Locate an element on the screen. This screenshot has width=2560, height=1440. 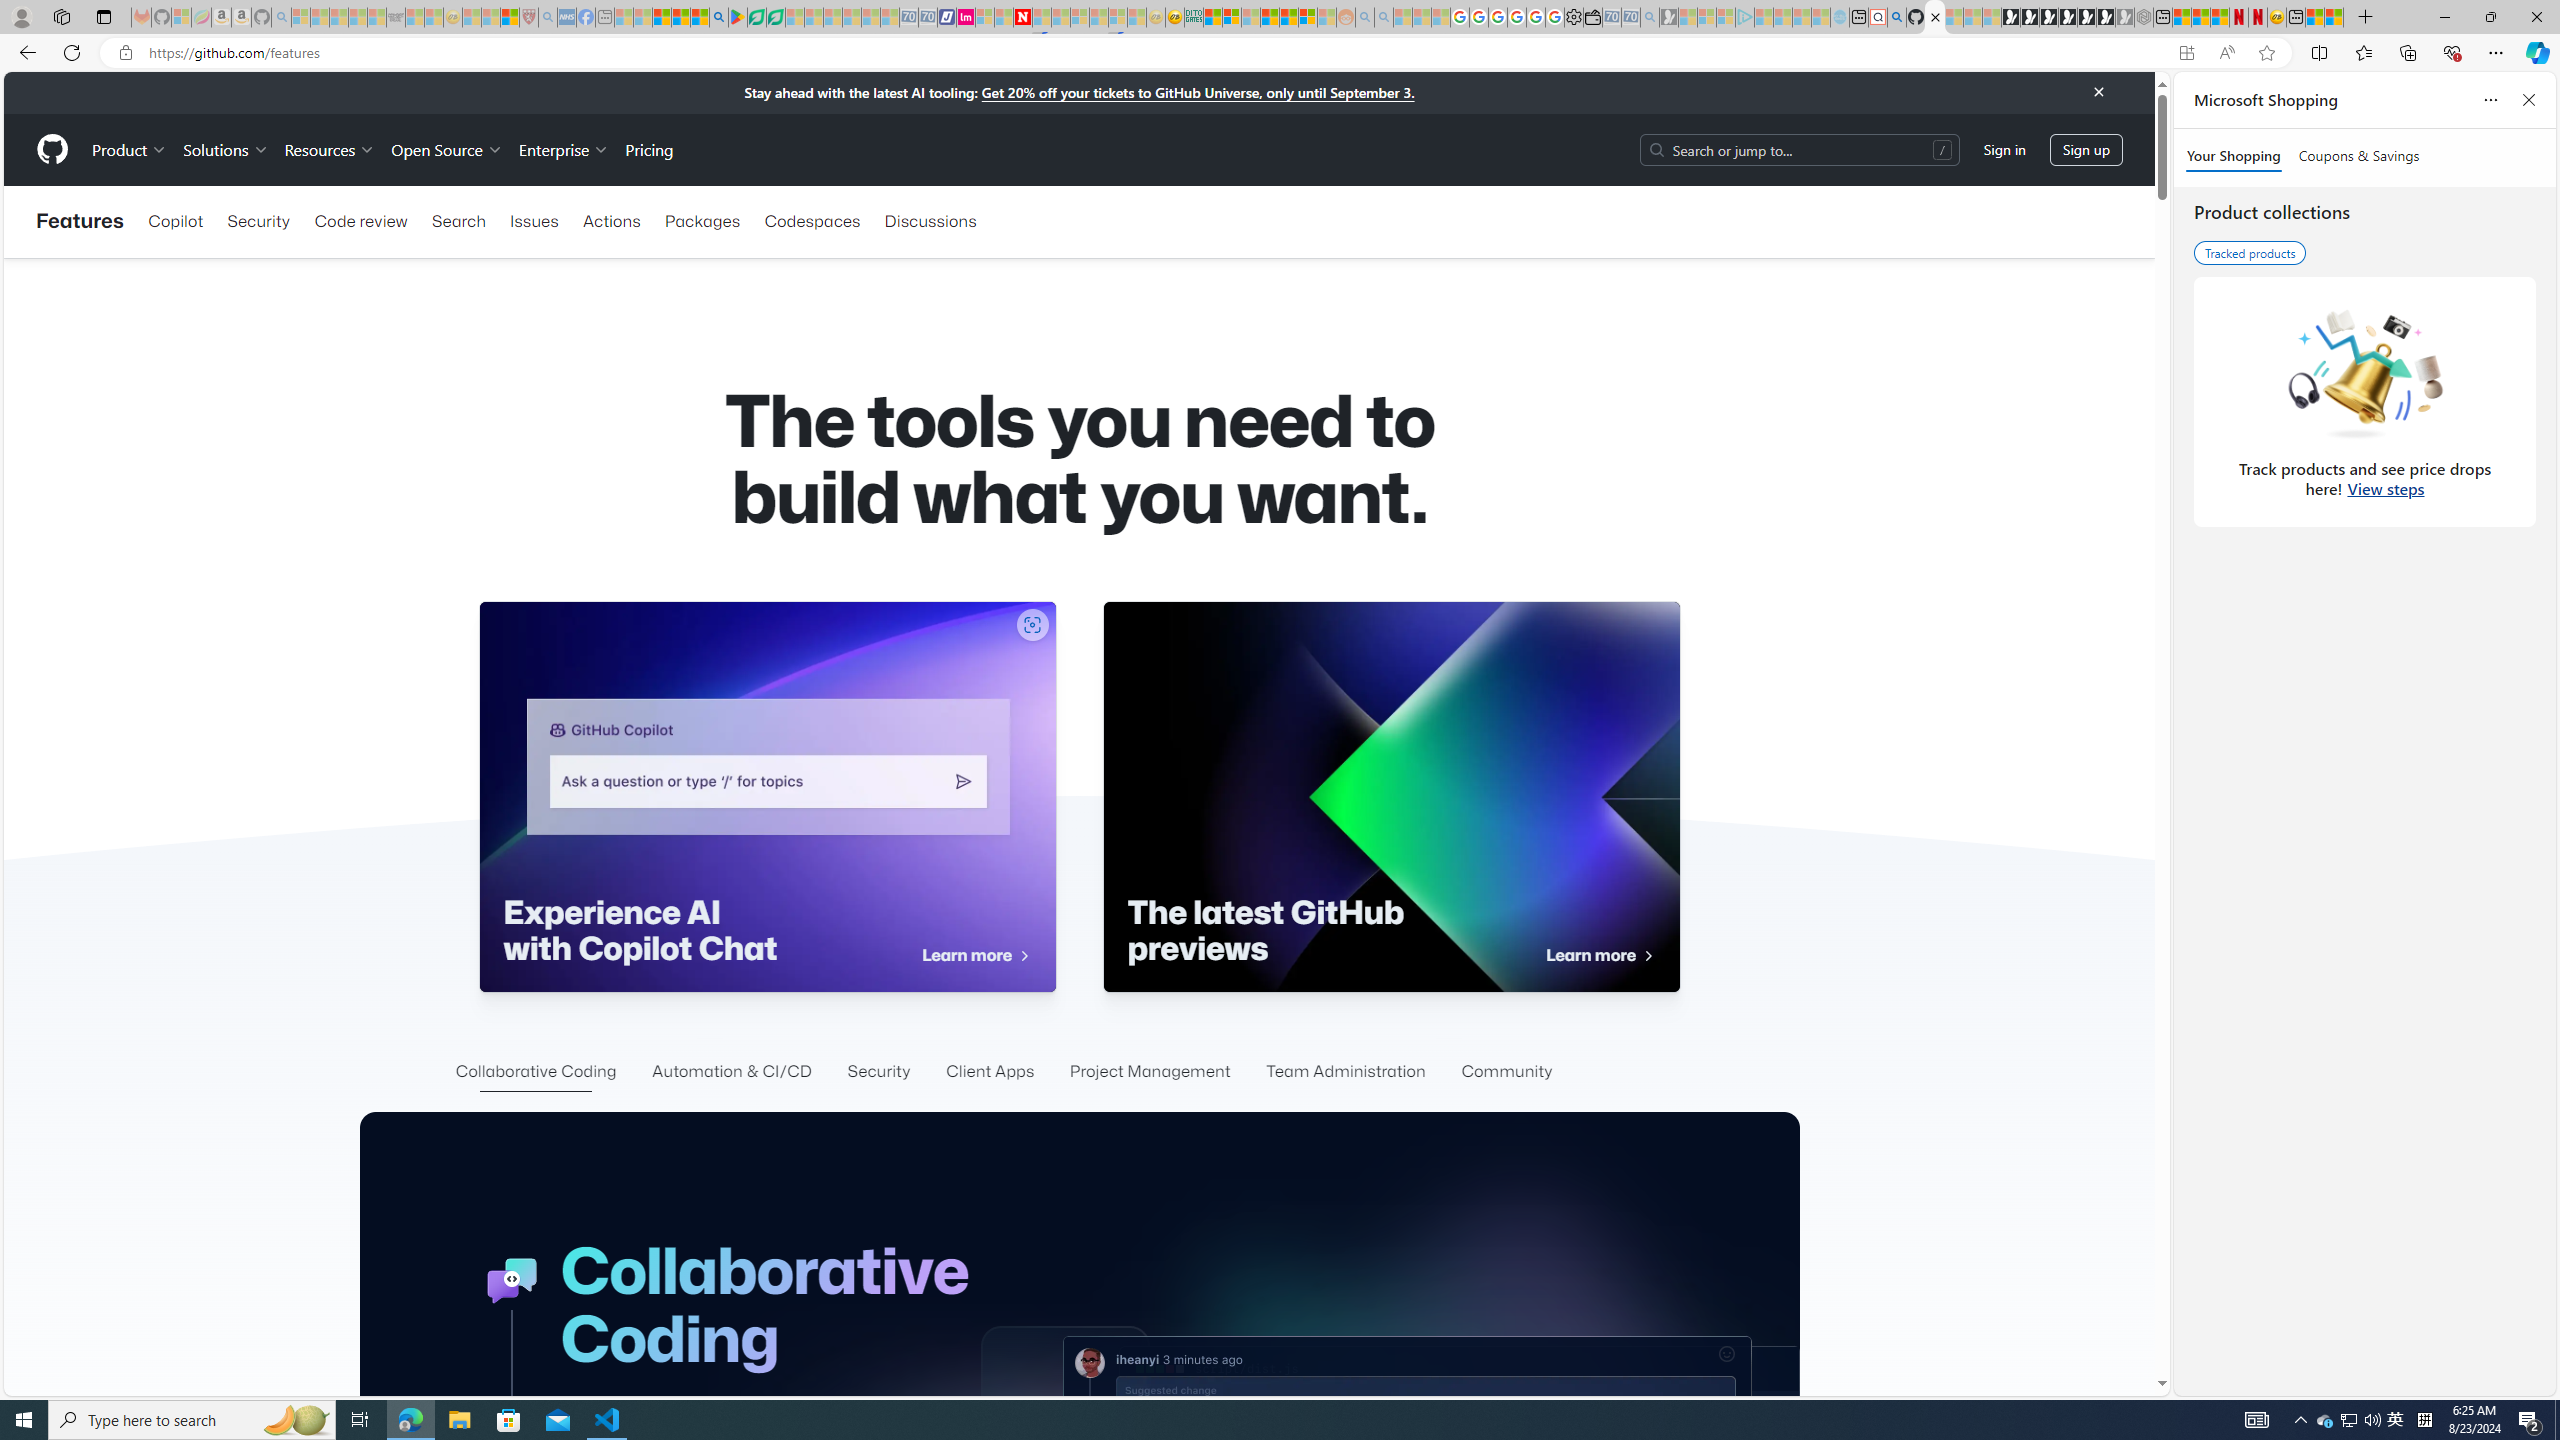
'Experience AI with Copilot Chat Learn more ' is located at coordinates (766, 796).